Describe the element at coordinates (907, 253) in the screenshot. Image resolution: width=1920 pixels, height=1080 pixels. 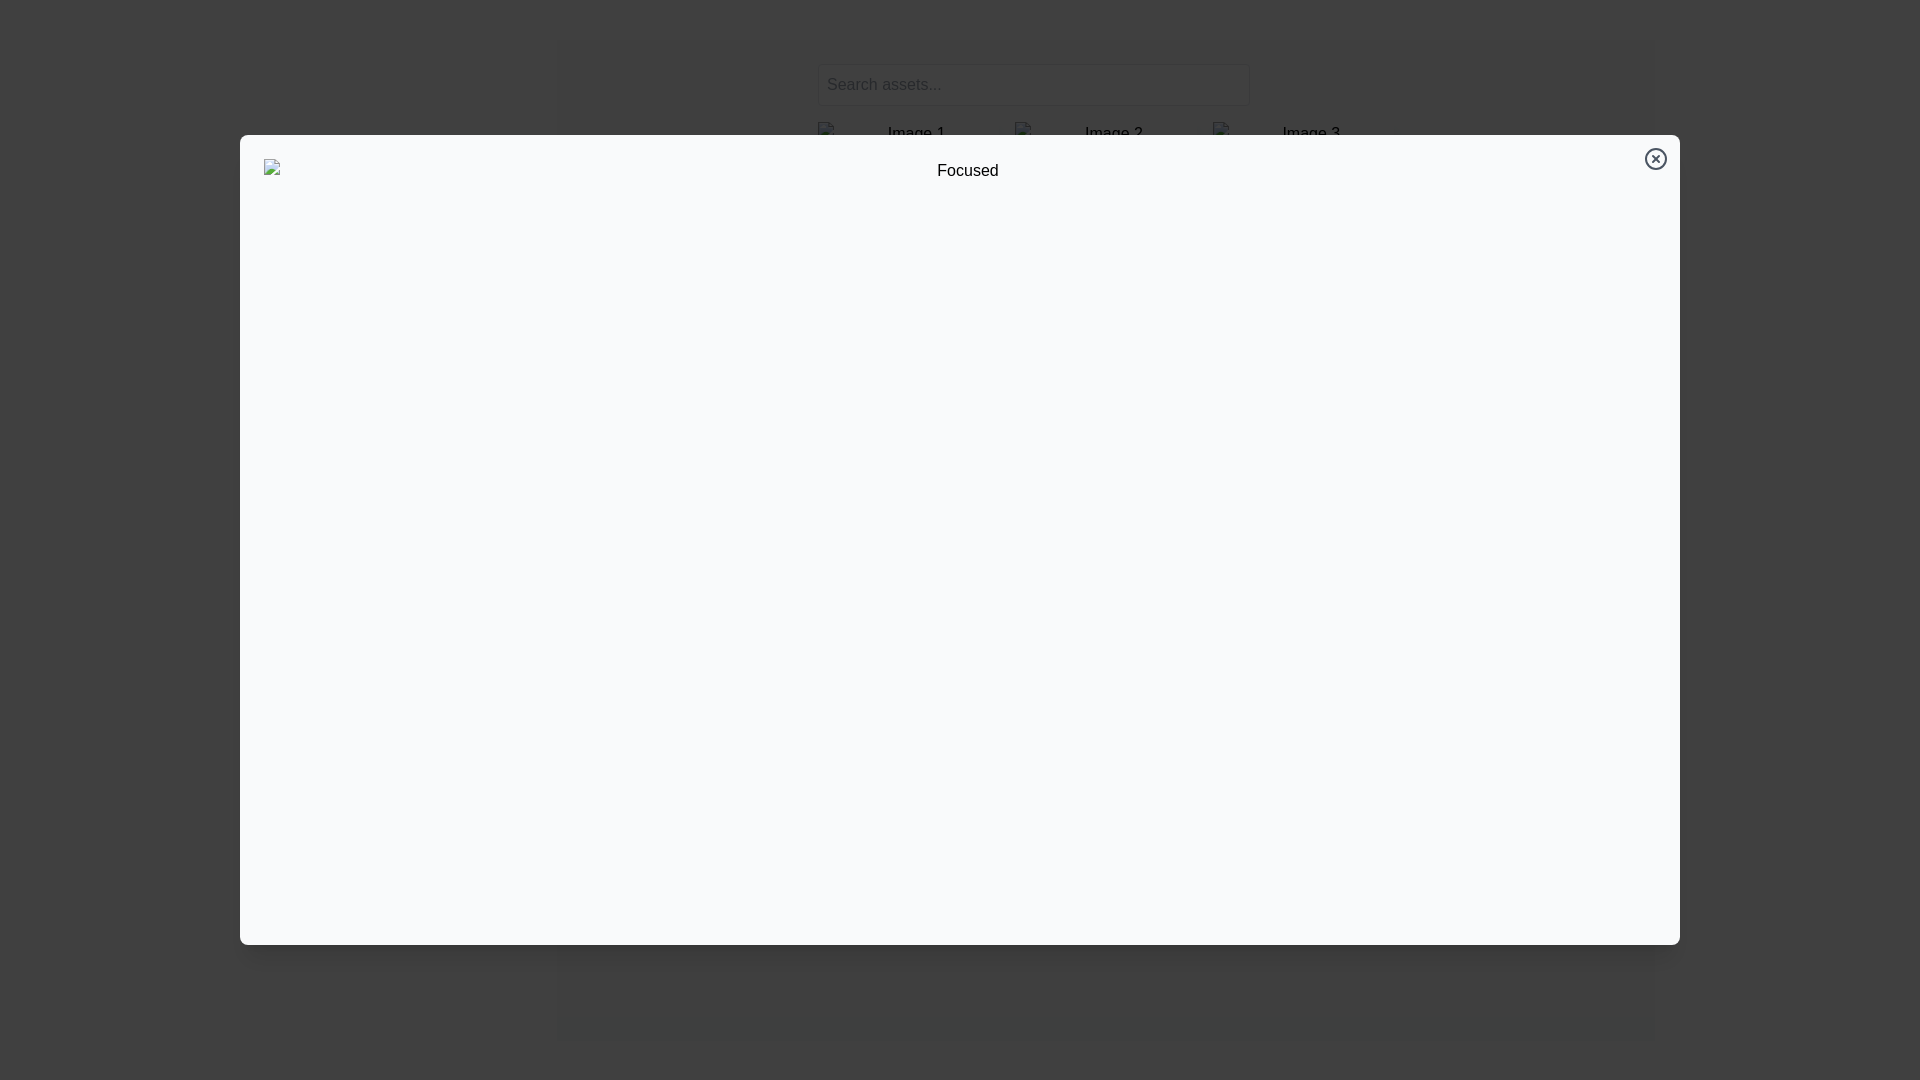
I see `the grid item associated with 'Image 10'` at that location.